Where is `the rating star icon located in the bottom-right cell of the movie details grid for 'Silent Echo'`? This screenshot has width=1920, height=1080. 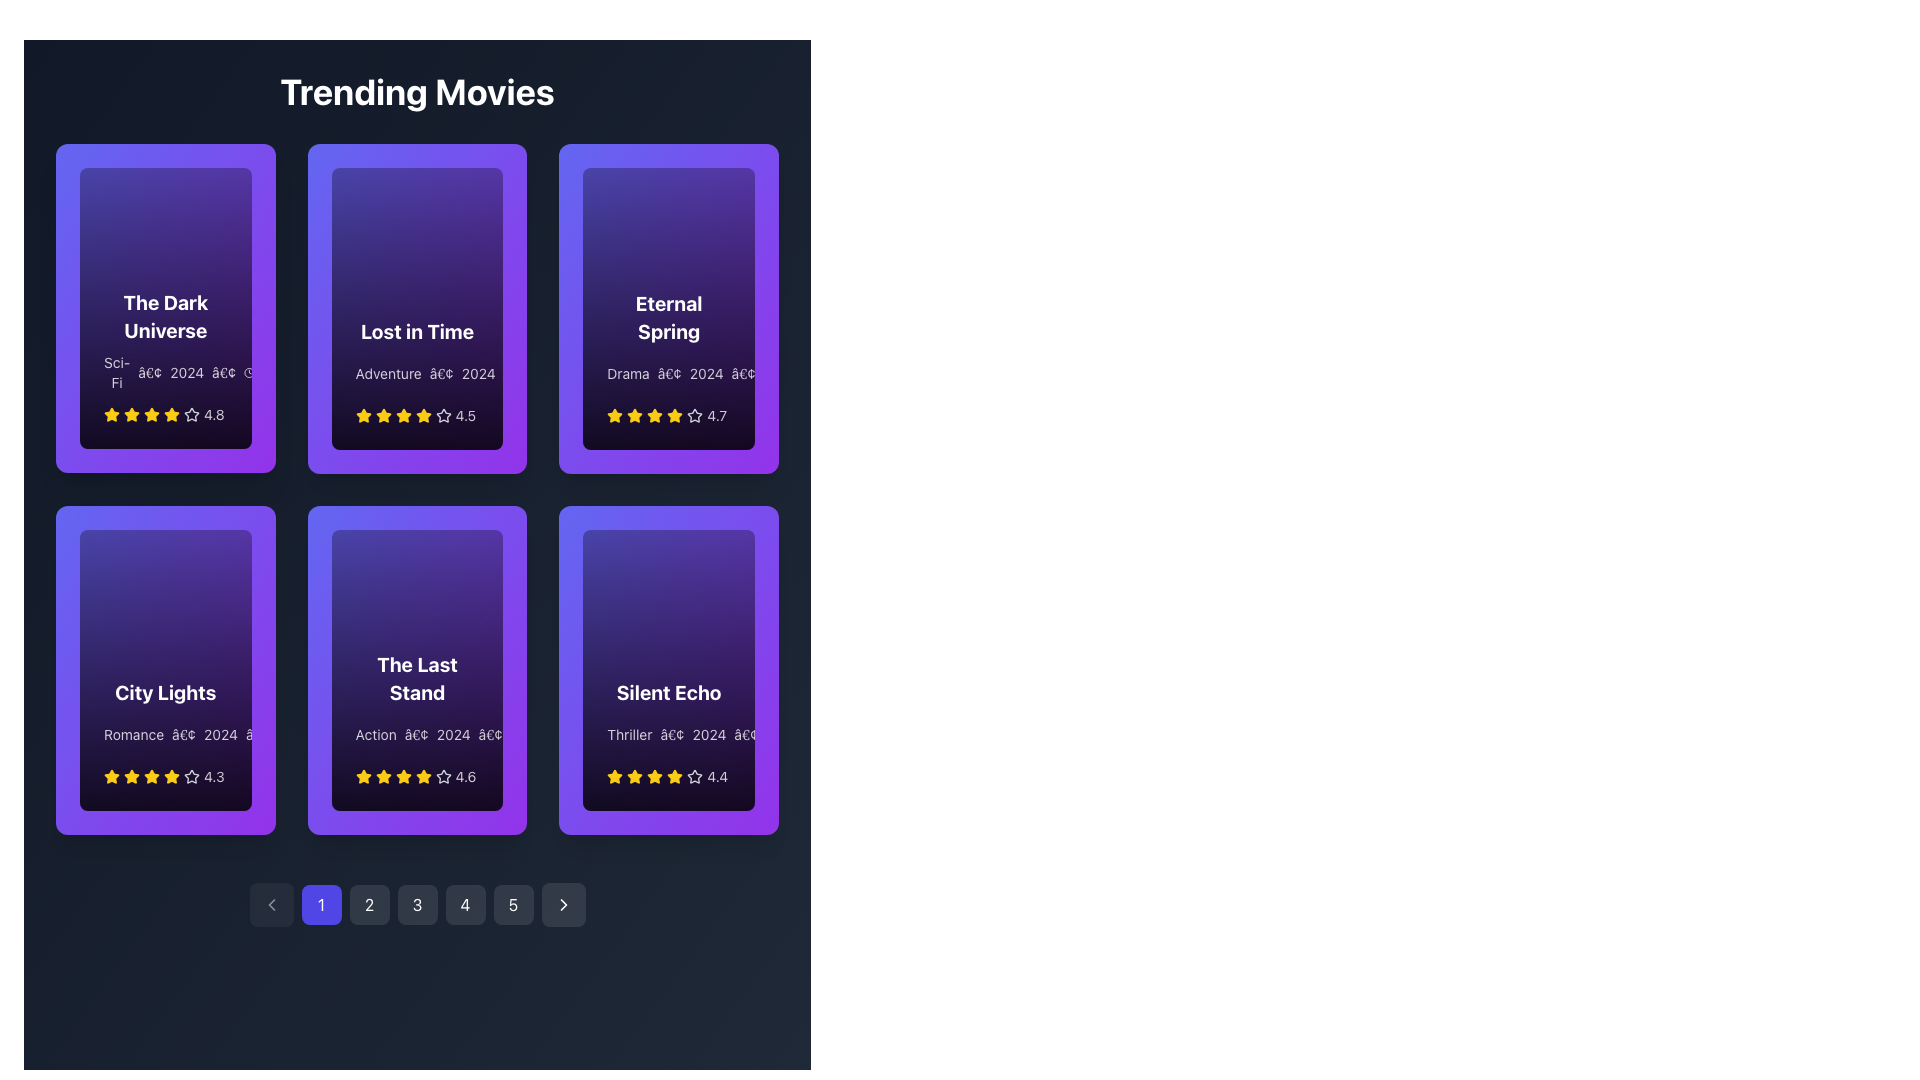
the rating star icon located in the bottom-right cell of the movie details grid for 'Silent Echo' is located at coordinates (614, 775).